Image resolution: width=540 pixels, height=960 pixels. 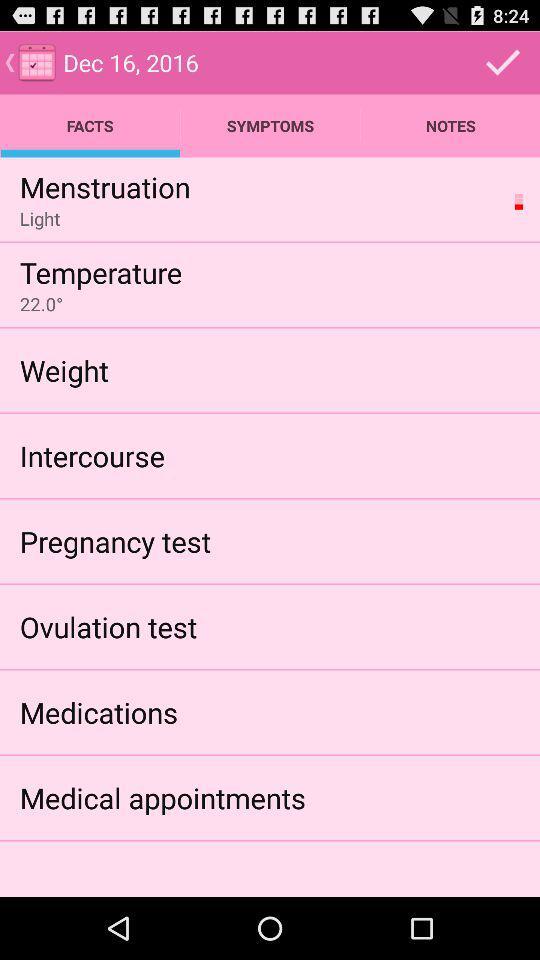 What do you see at coordinates (115, 541) in the screenshot?
I see `the icon below intercourse` at bounding box center [115, 541].